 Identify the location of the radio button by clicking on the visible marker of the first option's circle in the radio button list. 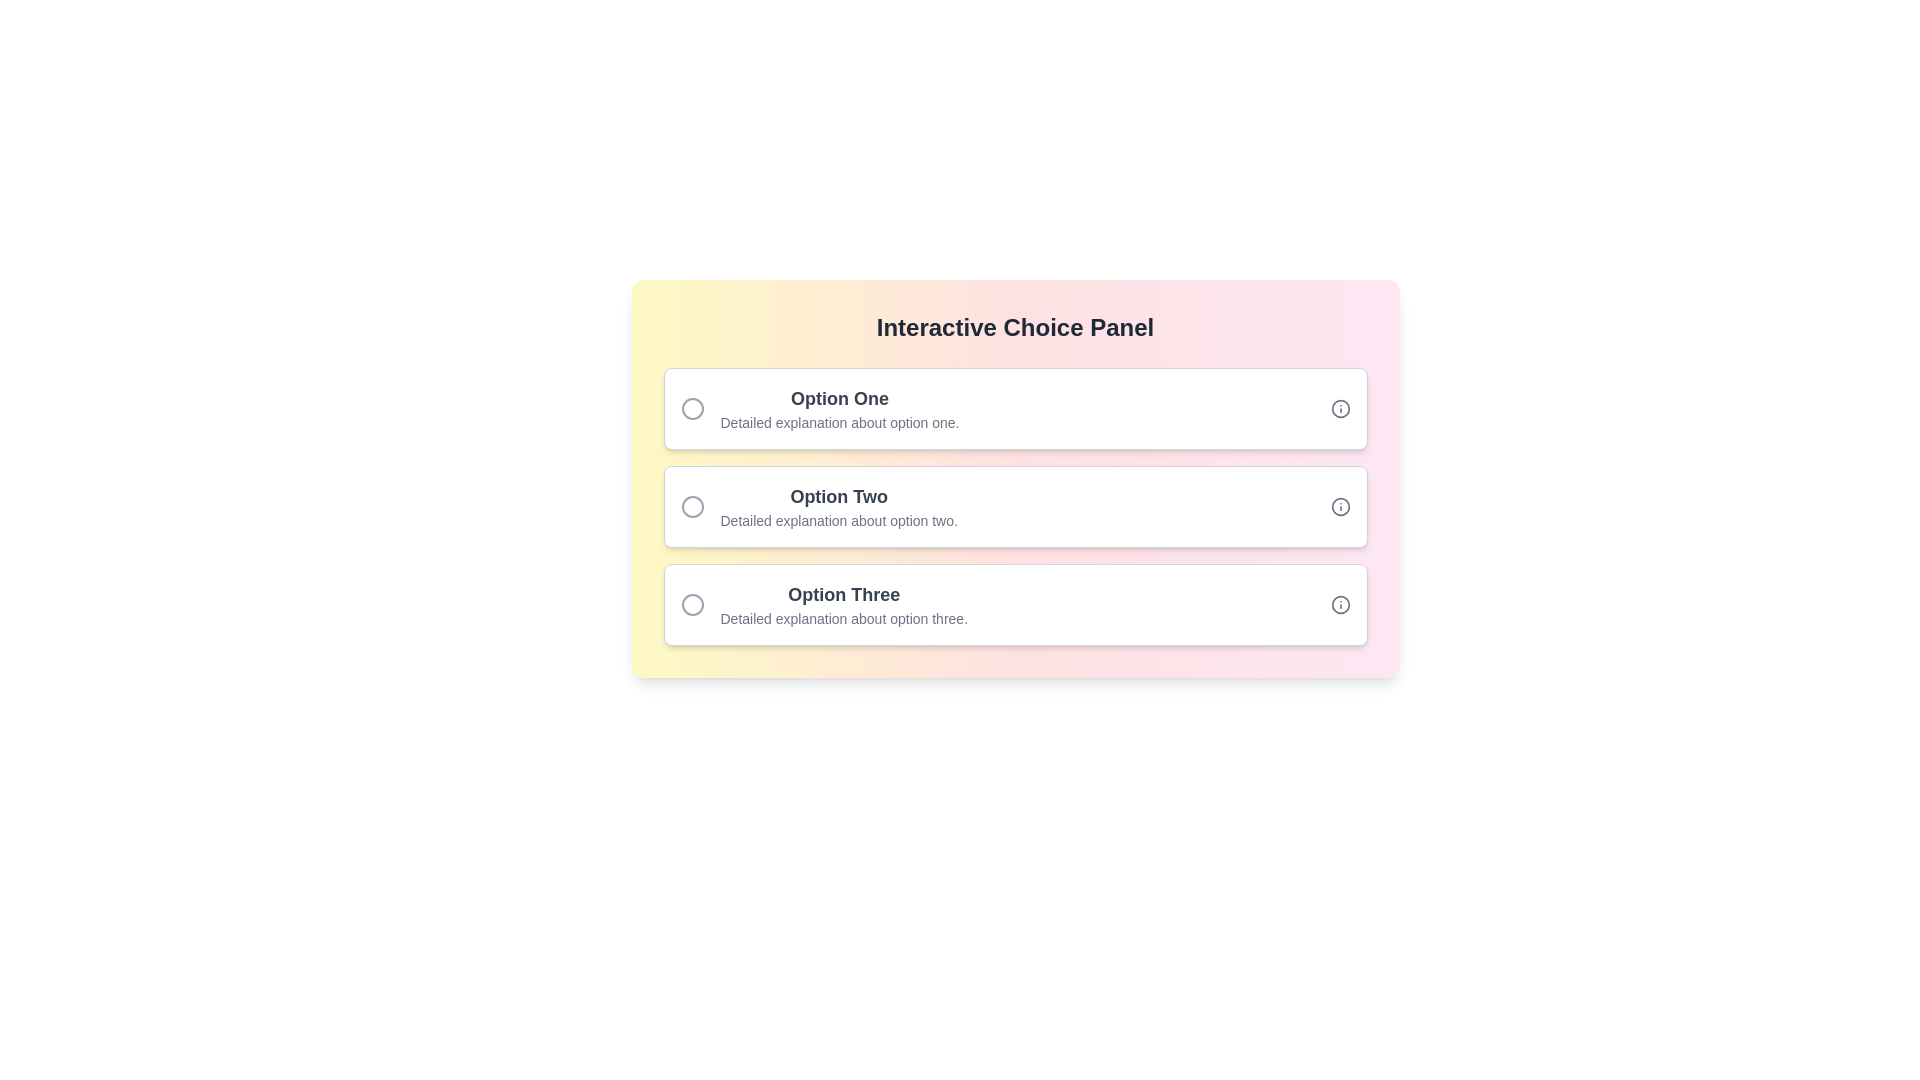
(692, 407).